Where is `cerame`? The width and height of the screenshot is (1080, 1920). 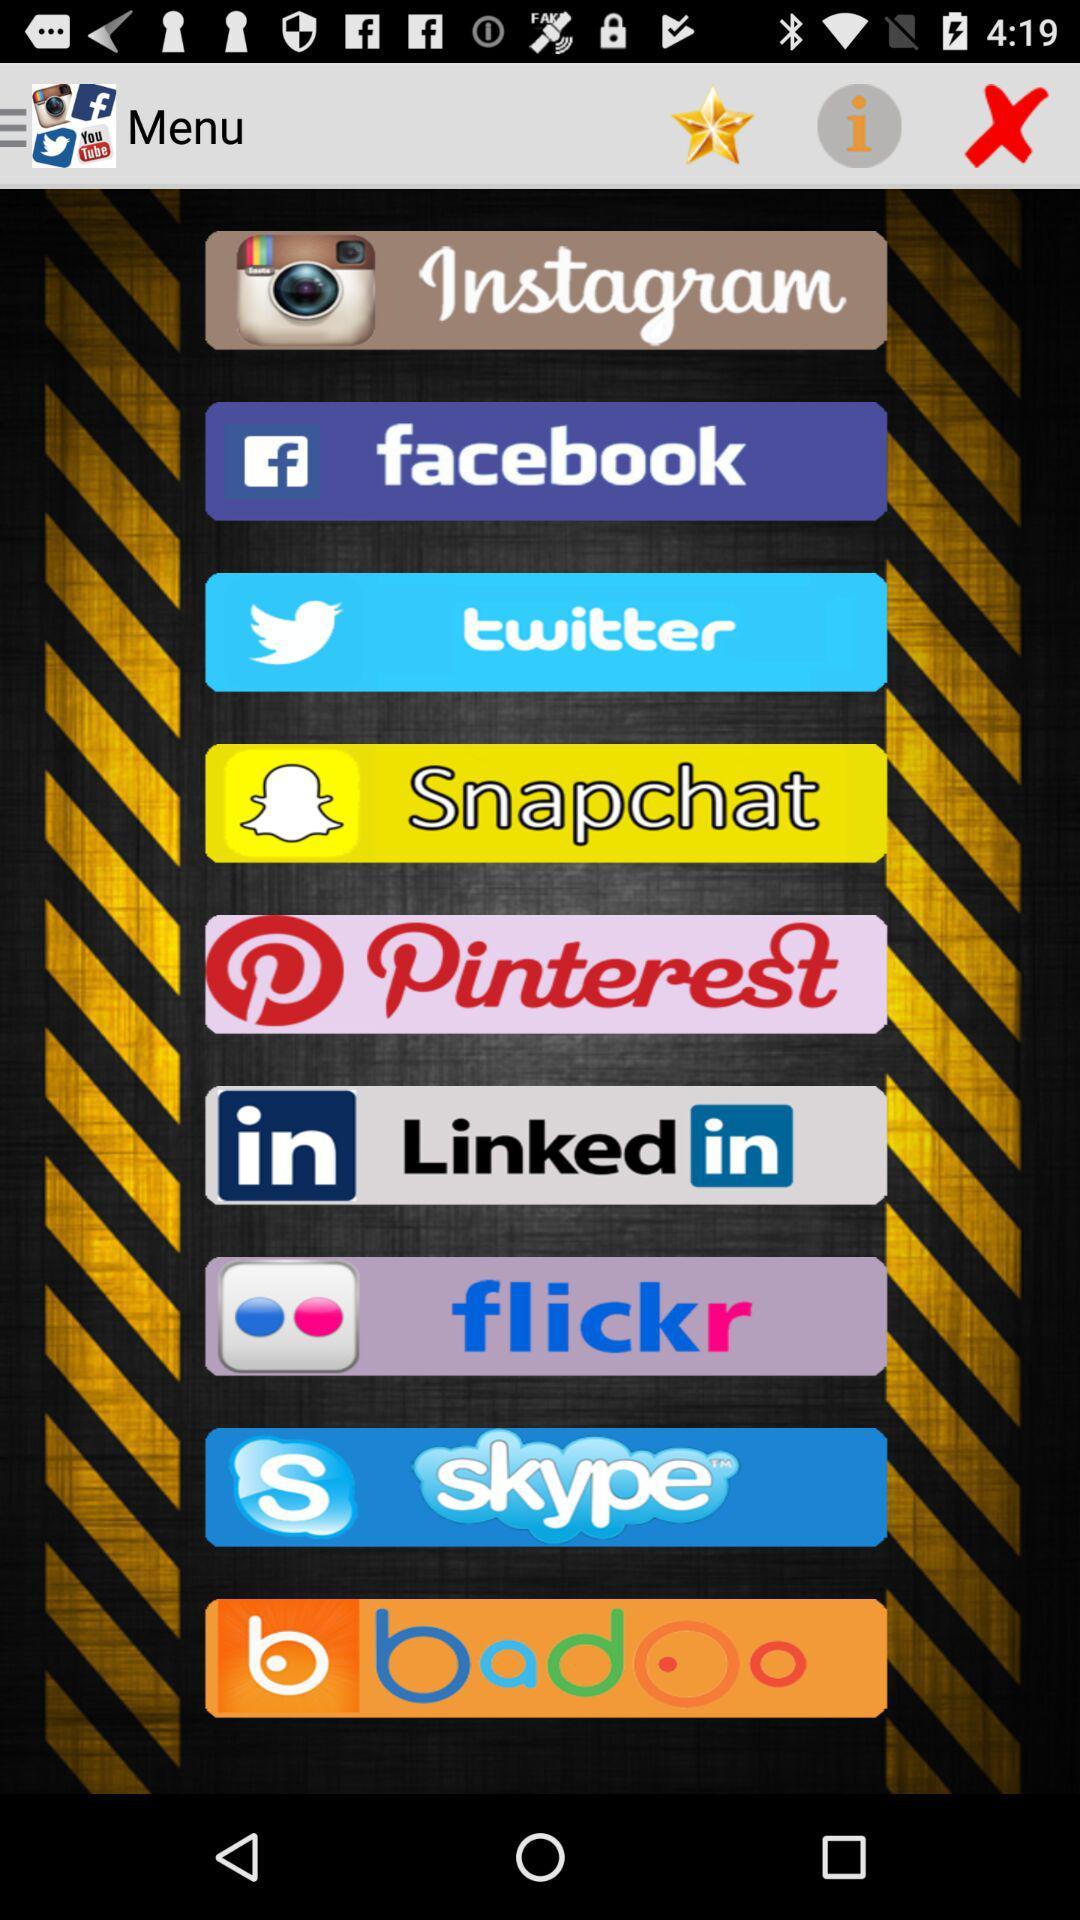 cerame is located at coordinates (540, 295).